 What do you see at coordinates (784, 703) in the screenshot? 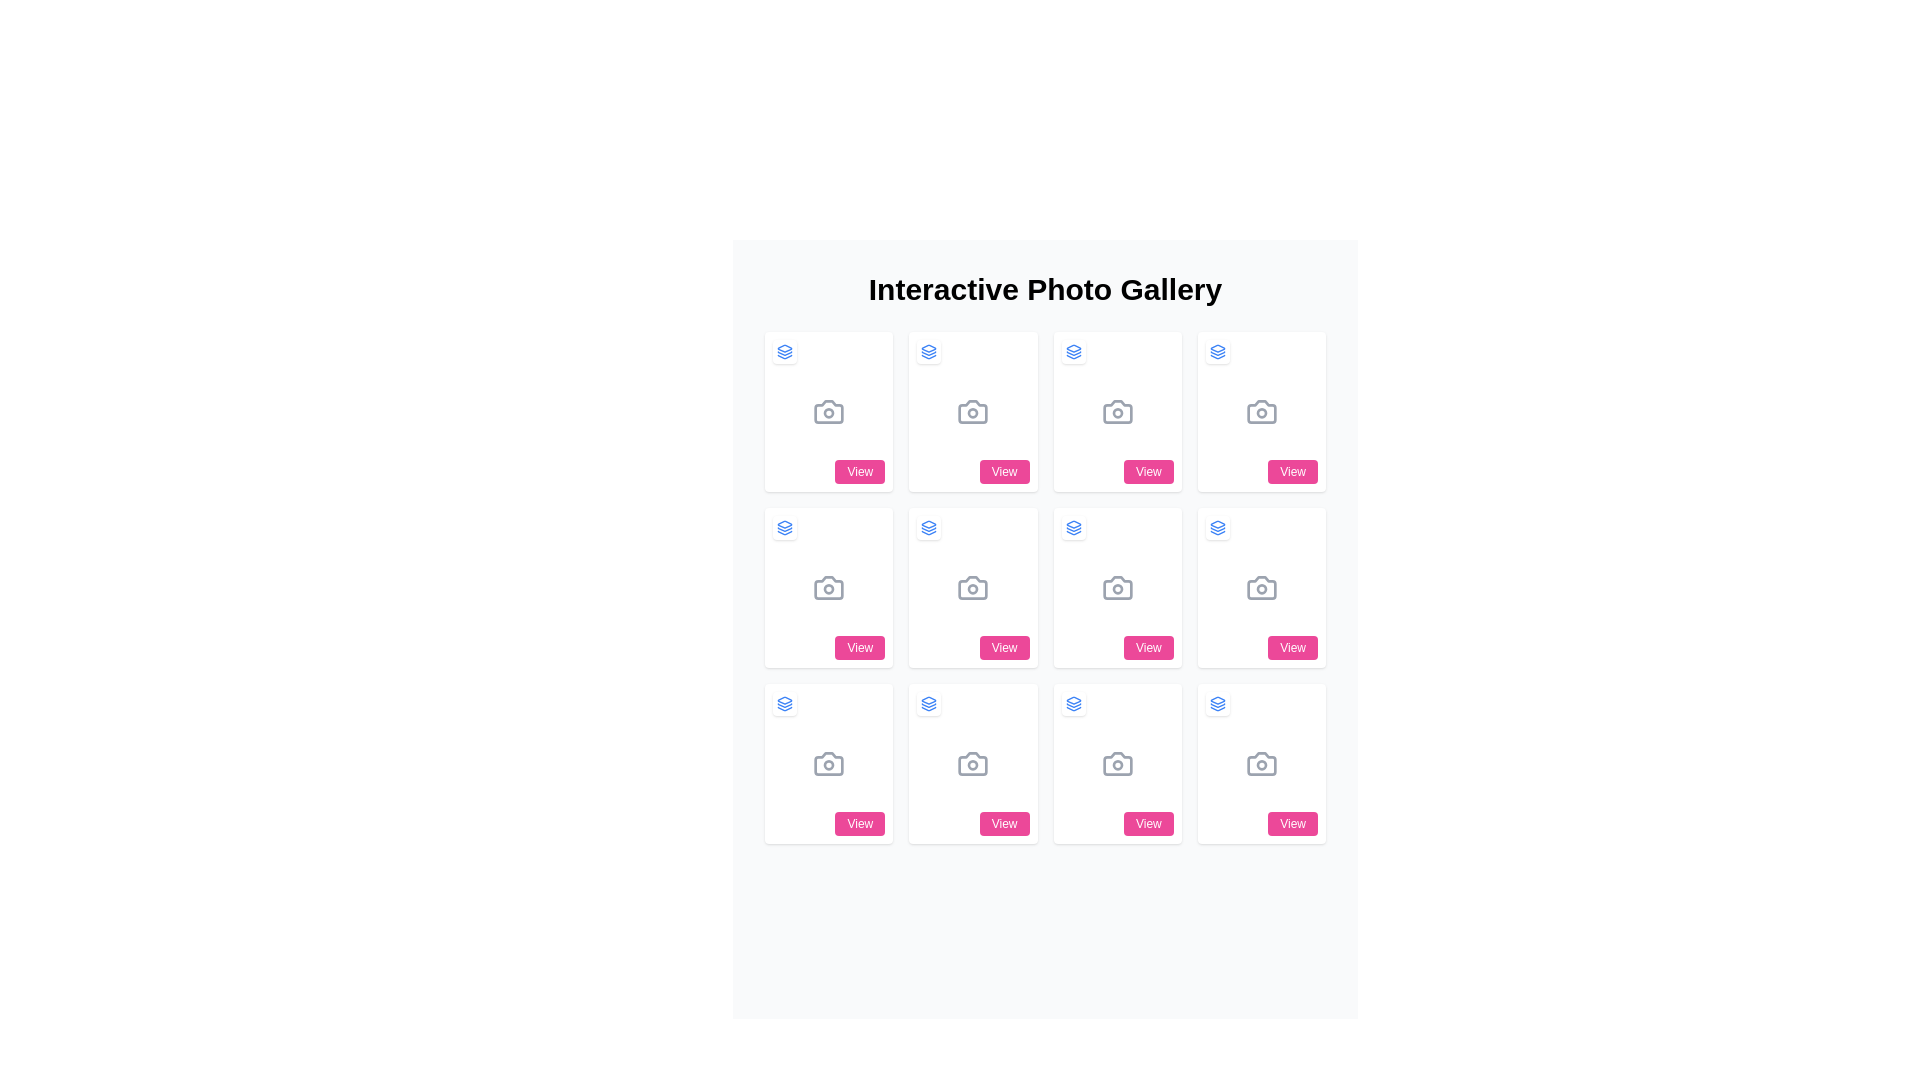
I see `the icon located at the top-left corner inside the card in the leftmost column and bottom row of the grid` at bounding box center [784, 703].